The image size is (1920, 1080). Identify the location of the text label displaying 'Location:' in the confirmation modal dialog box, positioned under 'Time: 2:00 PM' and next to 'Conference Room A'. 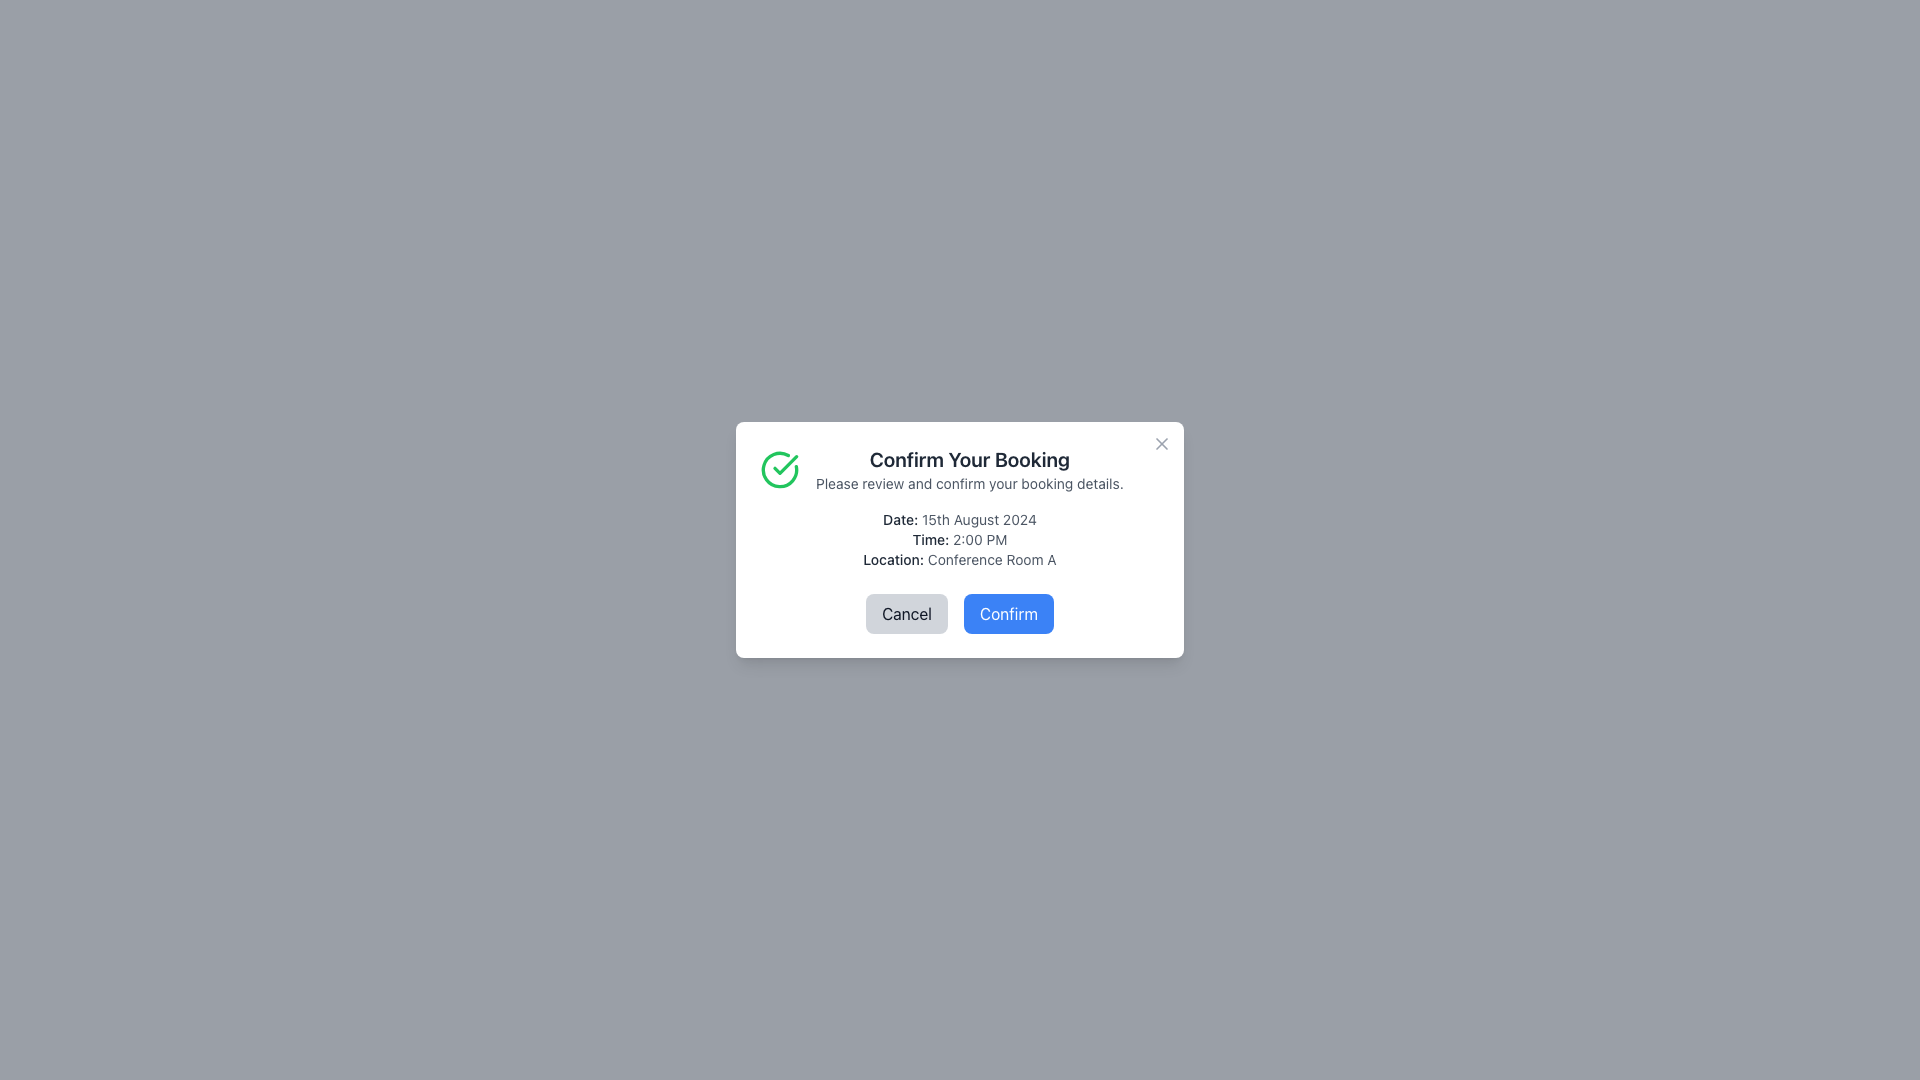
(892, 559).